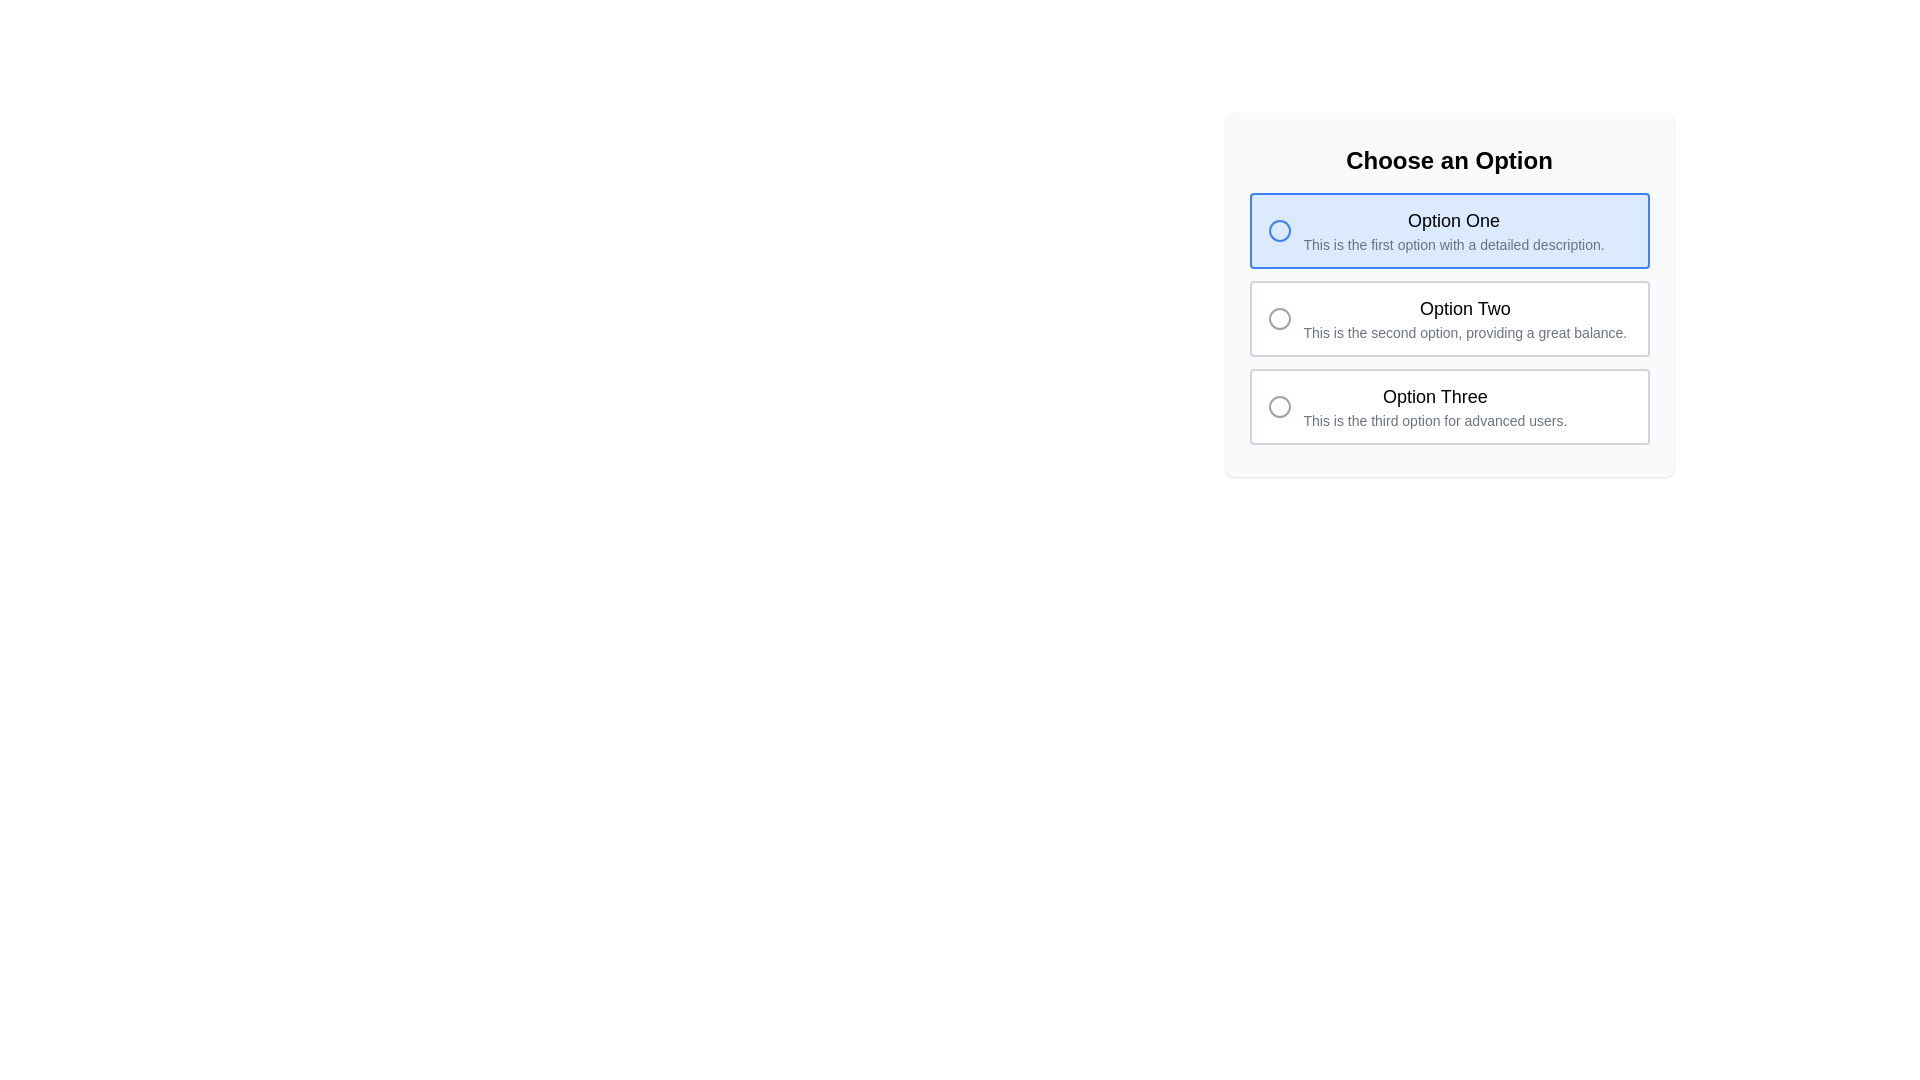 Image resolution: width=1920 pixels, height=1080 pixels. What do you see at coordinates (1449, 406) in the screenshot?
I see `the selectable option item labeled 'Option Three'` at bounding box center [1449, 406].